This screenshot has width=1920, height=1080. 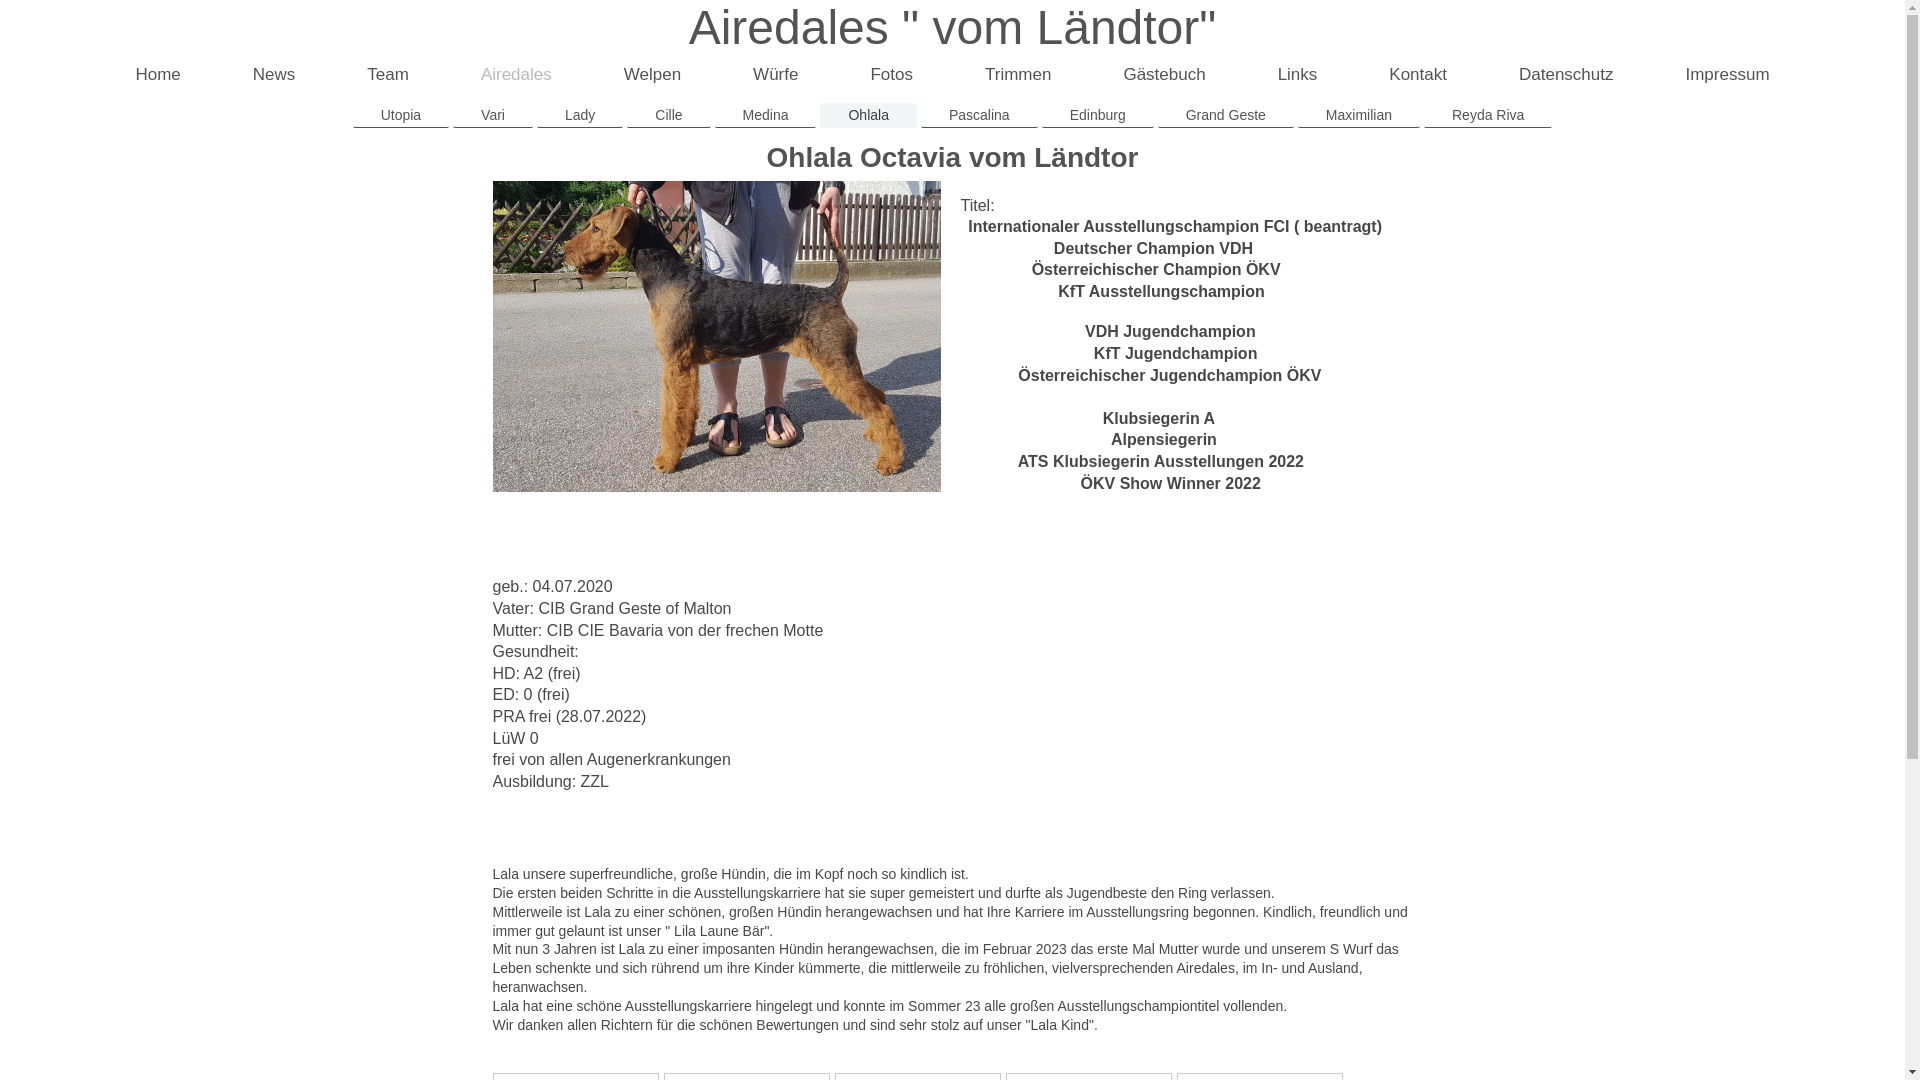 What do you see at coordinates (890, 75) in the screenshot?
I see `'Fotos'` at bounding box center [890, 75].